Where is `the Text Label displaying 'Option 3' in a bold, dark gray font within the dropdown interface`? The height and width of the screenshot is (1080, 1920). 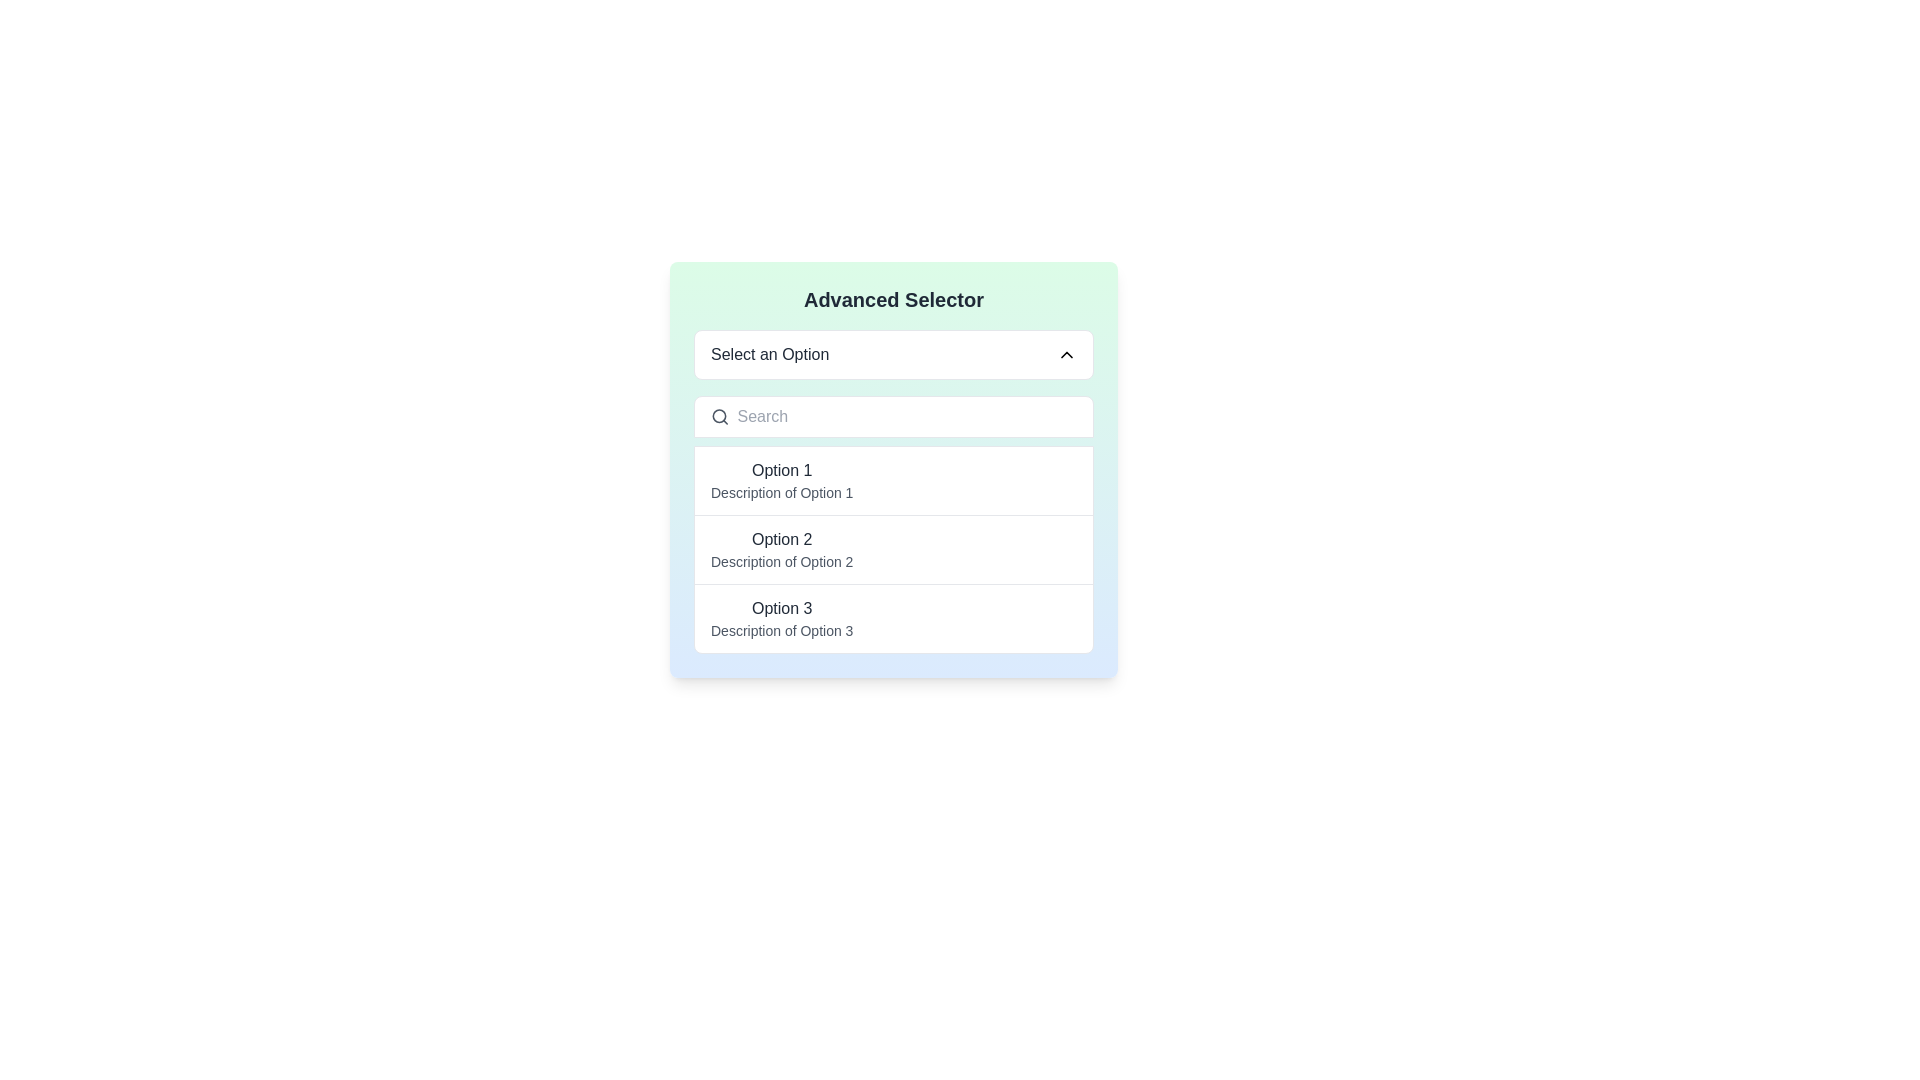
the Text Label displaying 'Option 3' in a bold, dark gray font within the dropdown interface is located at coordinates (781, 608).